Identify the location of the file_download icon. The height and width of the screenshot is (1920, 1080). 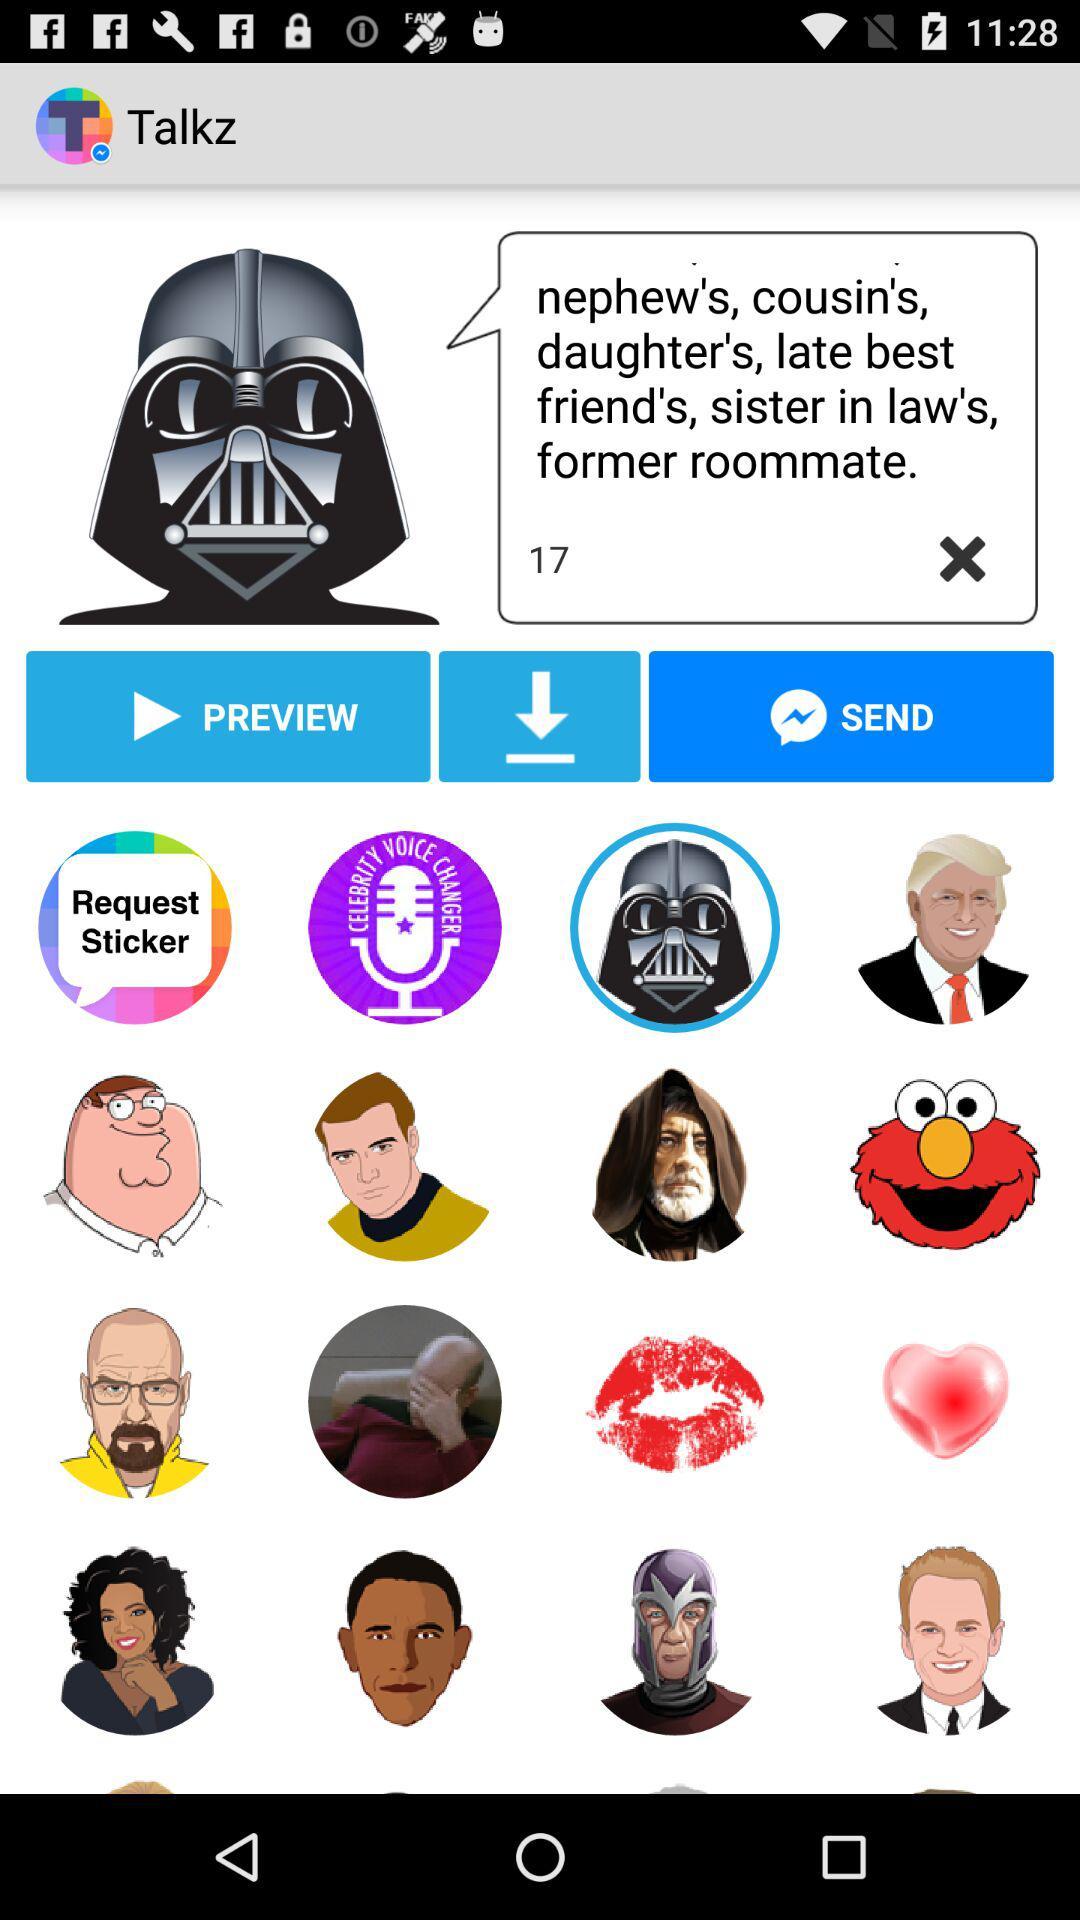
(538, 766).